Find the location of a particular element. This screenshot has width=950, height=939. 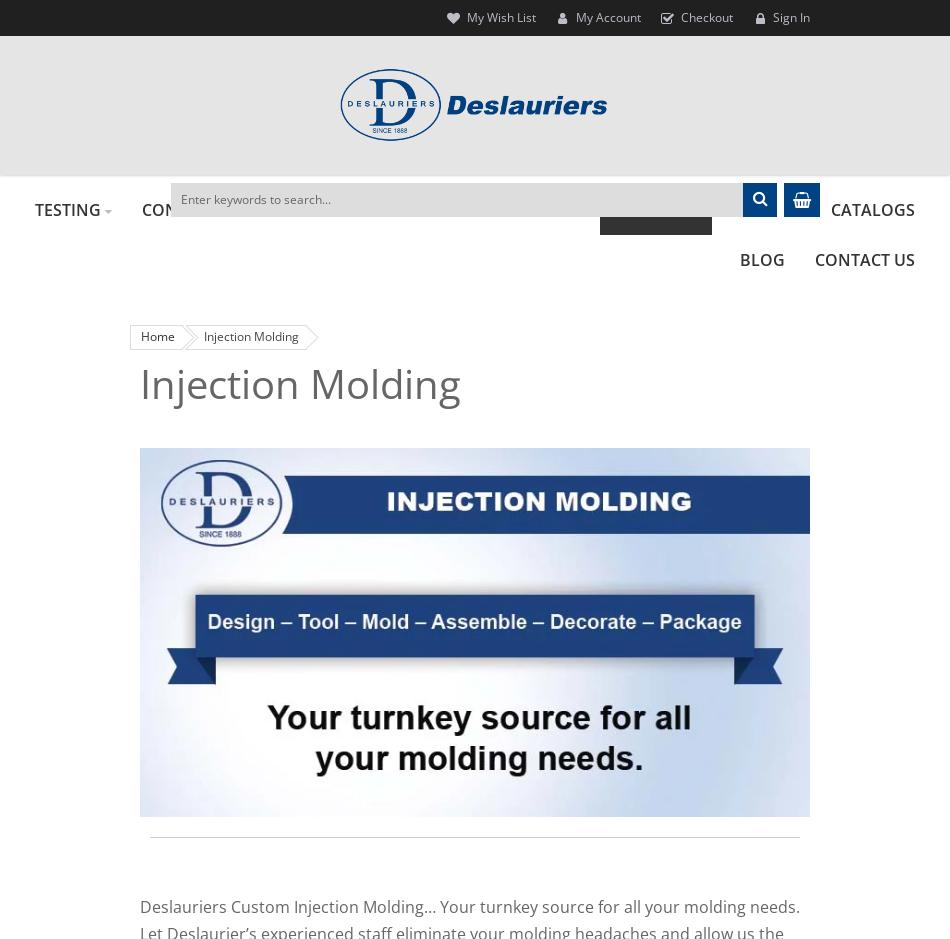

'SHIMS' is located at coordinates (549, 208).